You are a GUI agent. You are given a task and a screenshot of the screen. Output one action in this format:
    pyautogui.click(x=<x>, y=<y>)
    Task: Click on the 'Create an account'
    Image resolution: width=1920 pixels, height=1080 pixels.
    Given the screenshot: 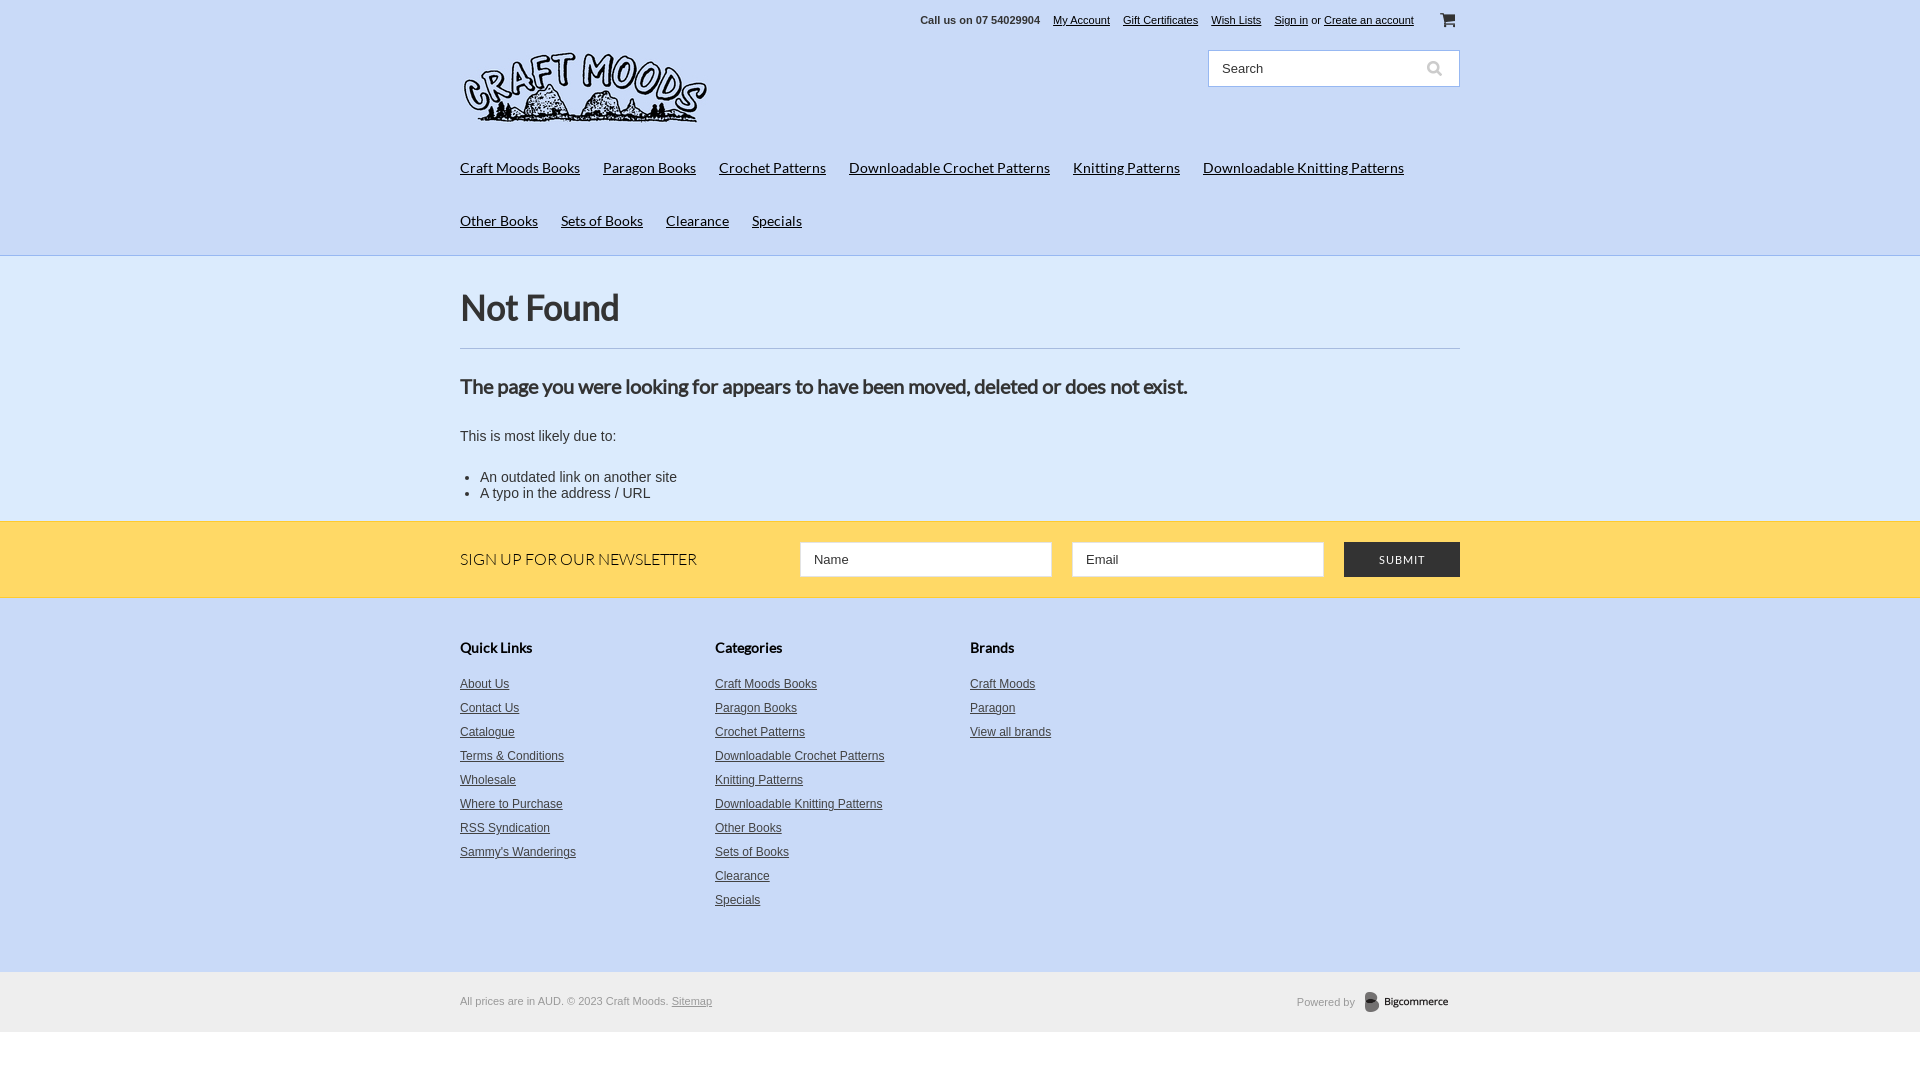 What is the action you would take?
    pyautogui.click(x=1324, y=19)
    